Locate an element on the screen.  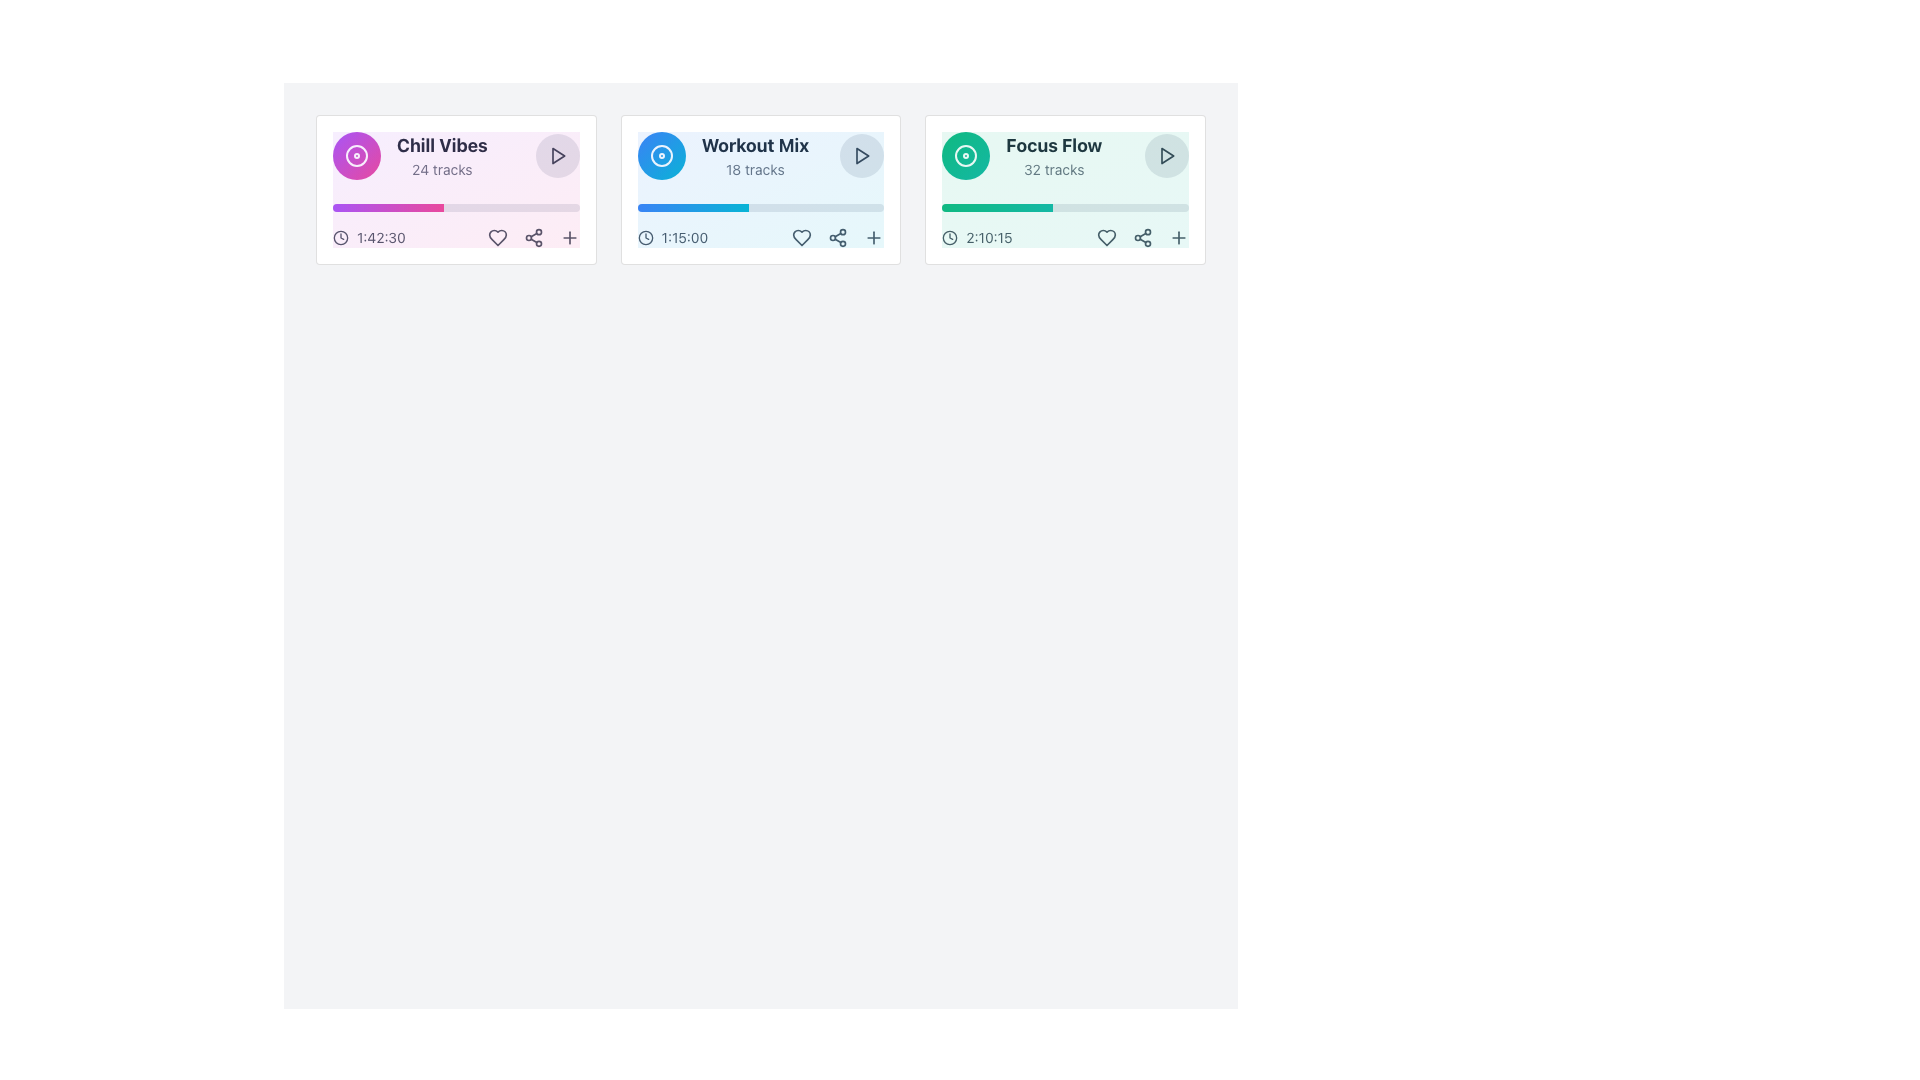
the slider is located at coordinates (704, 208).